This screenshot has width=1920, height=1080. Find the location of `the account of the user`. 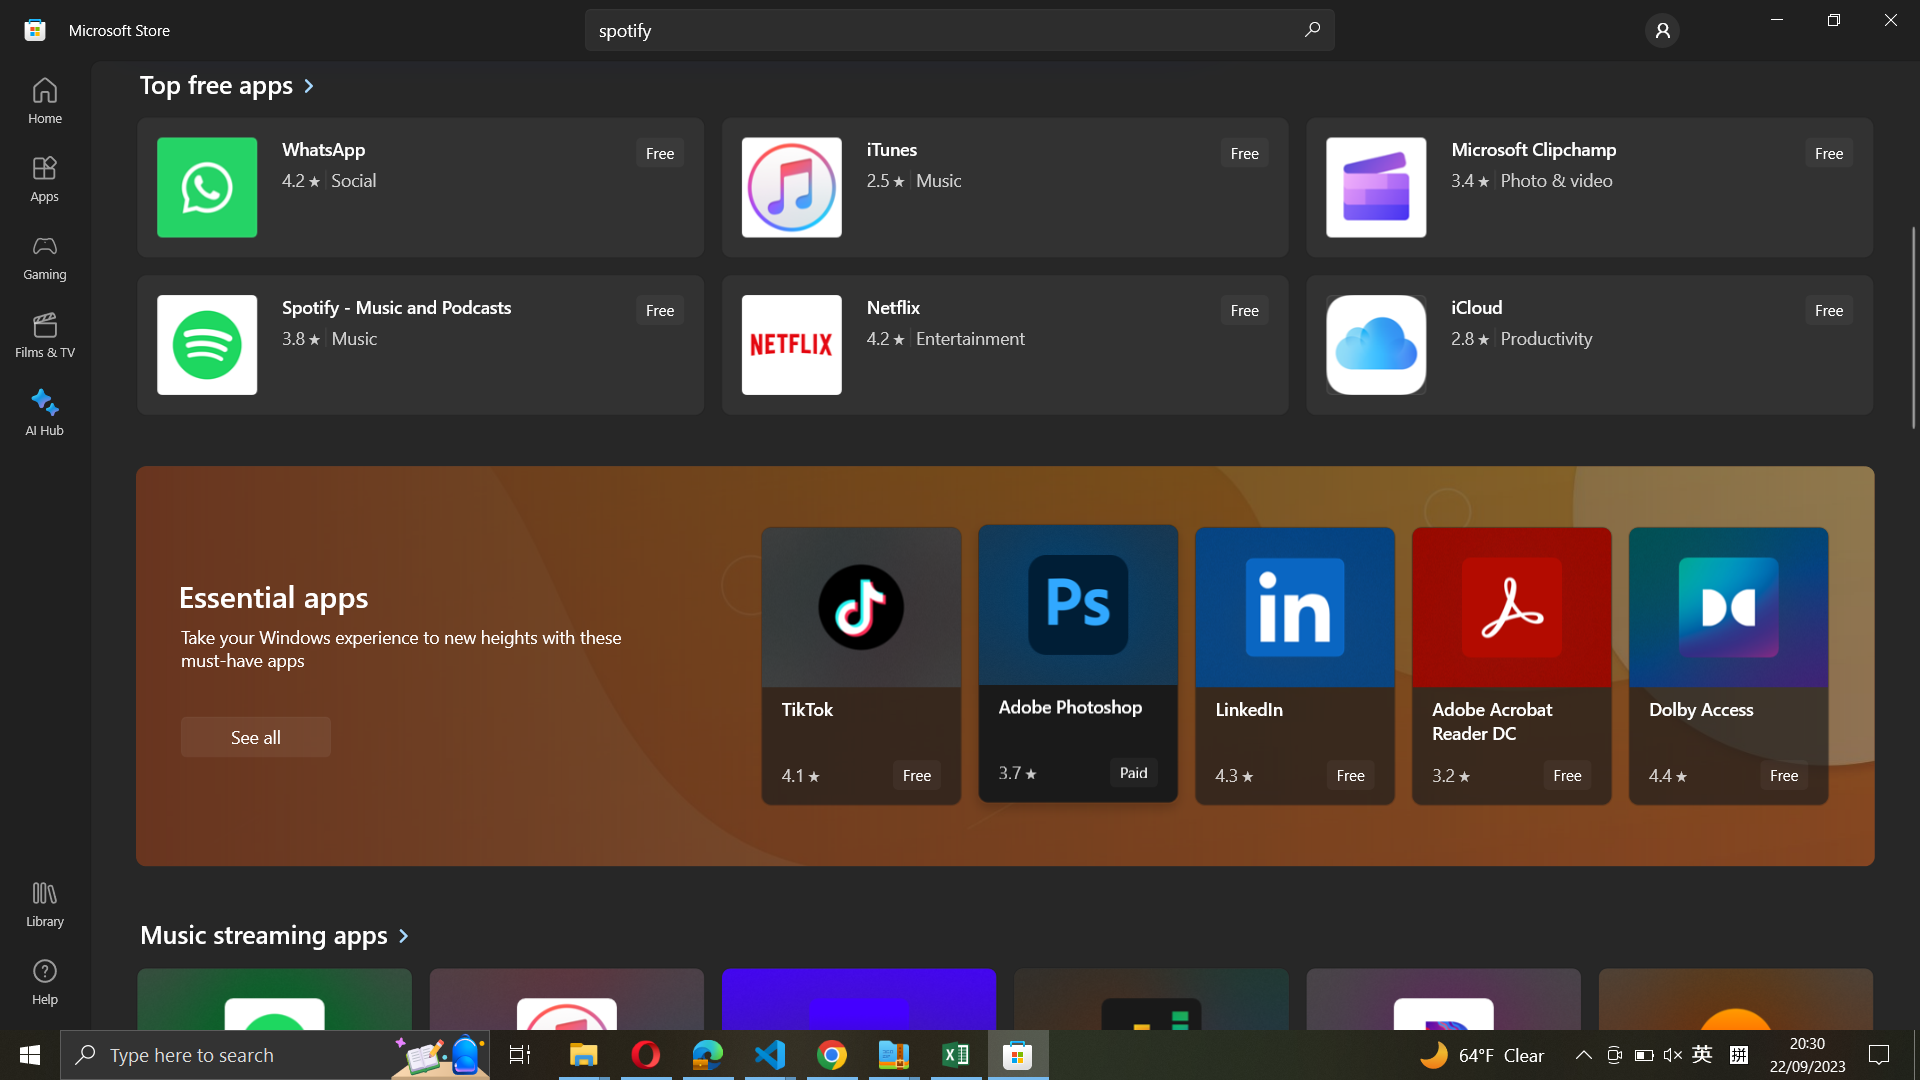

the account of the user is located at coordinates (1662, 29).